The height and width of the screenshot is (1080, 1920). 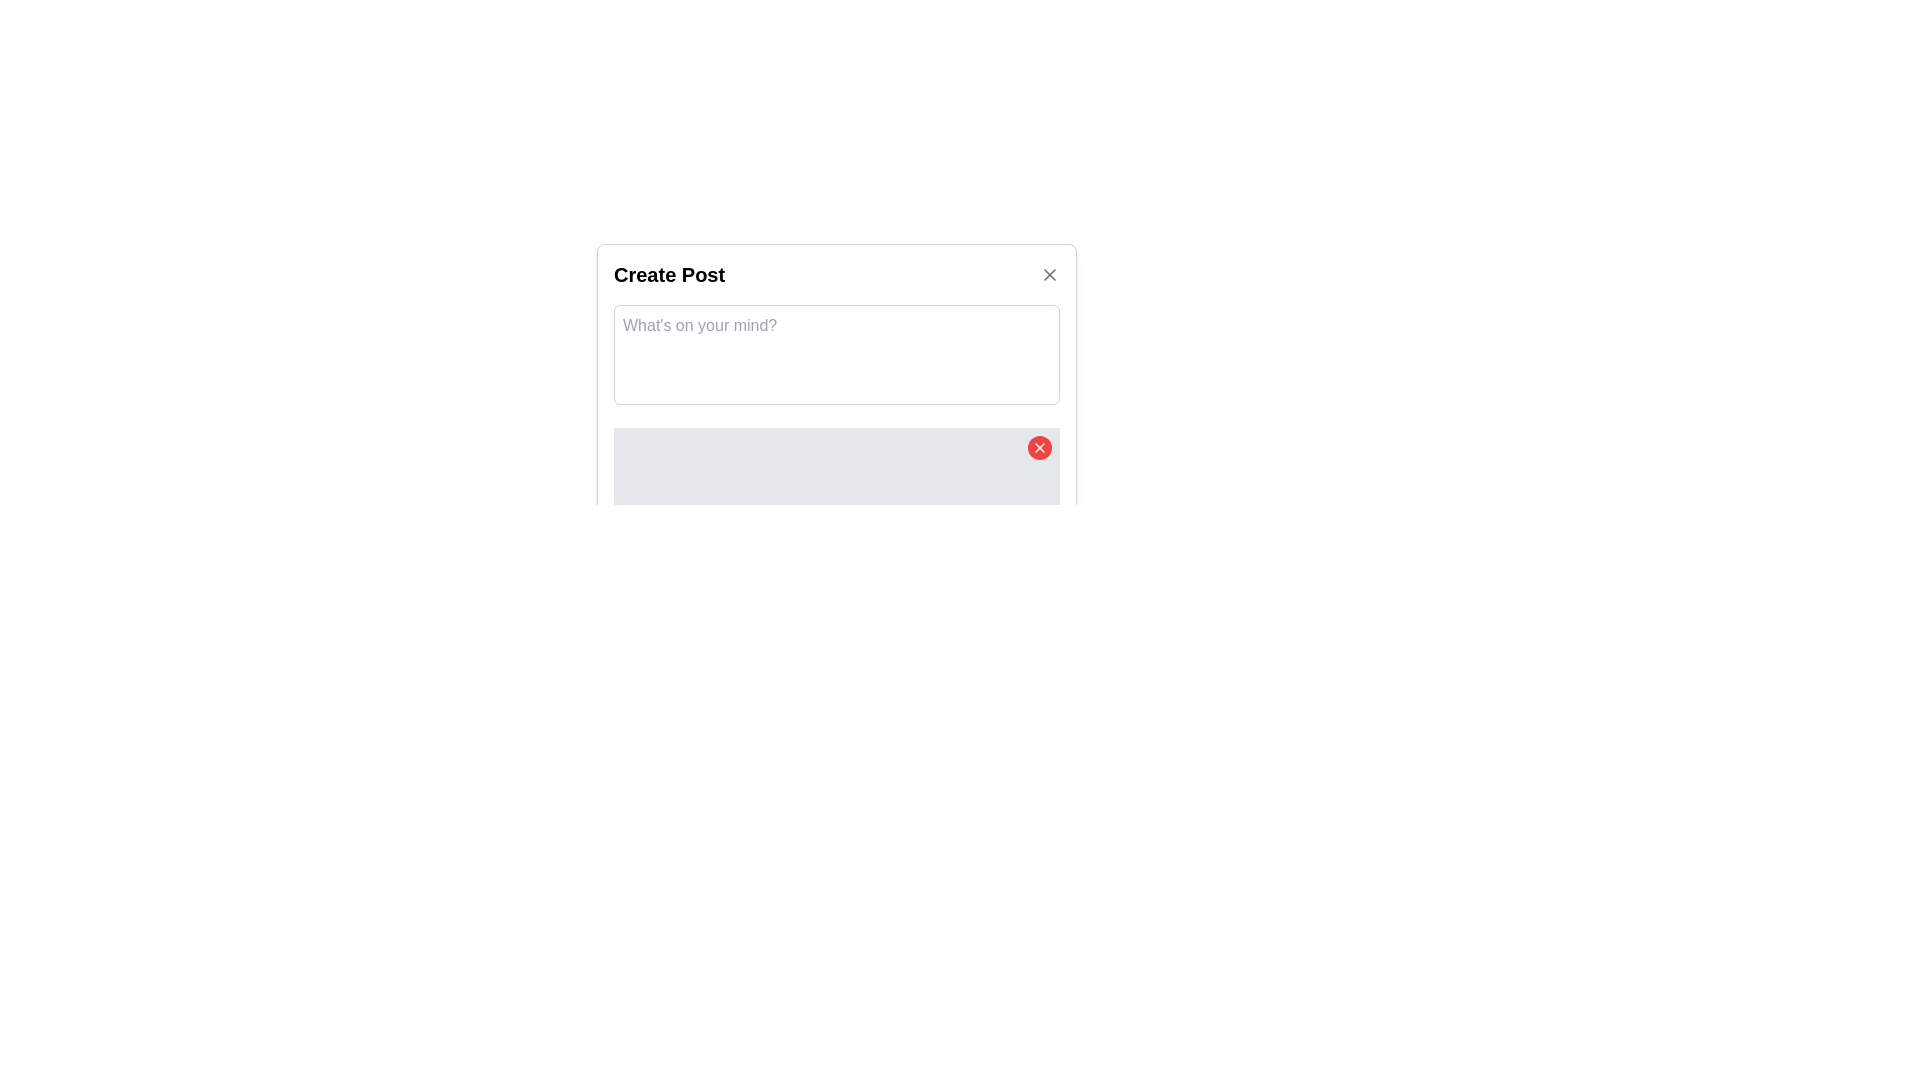 I want to click on the 'Create Post' text label, which is styled with a bold, large font size and black color, located at the top-left corner of a content card within a modal window, so click(x=669, y=274).